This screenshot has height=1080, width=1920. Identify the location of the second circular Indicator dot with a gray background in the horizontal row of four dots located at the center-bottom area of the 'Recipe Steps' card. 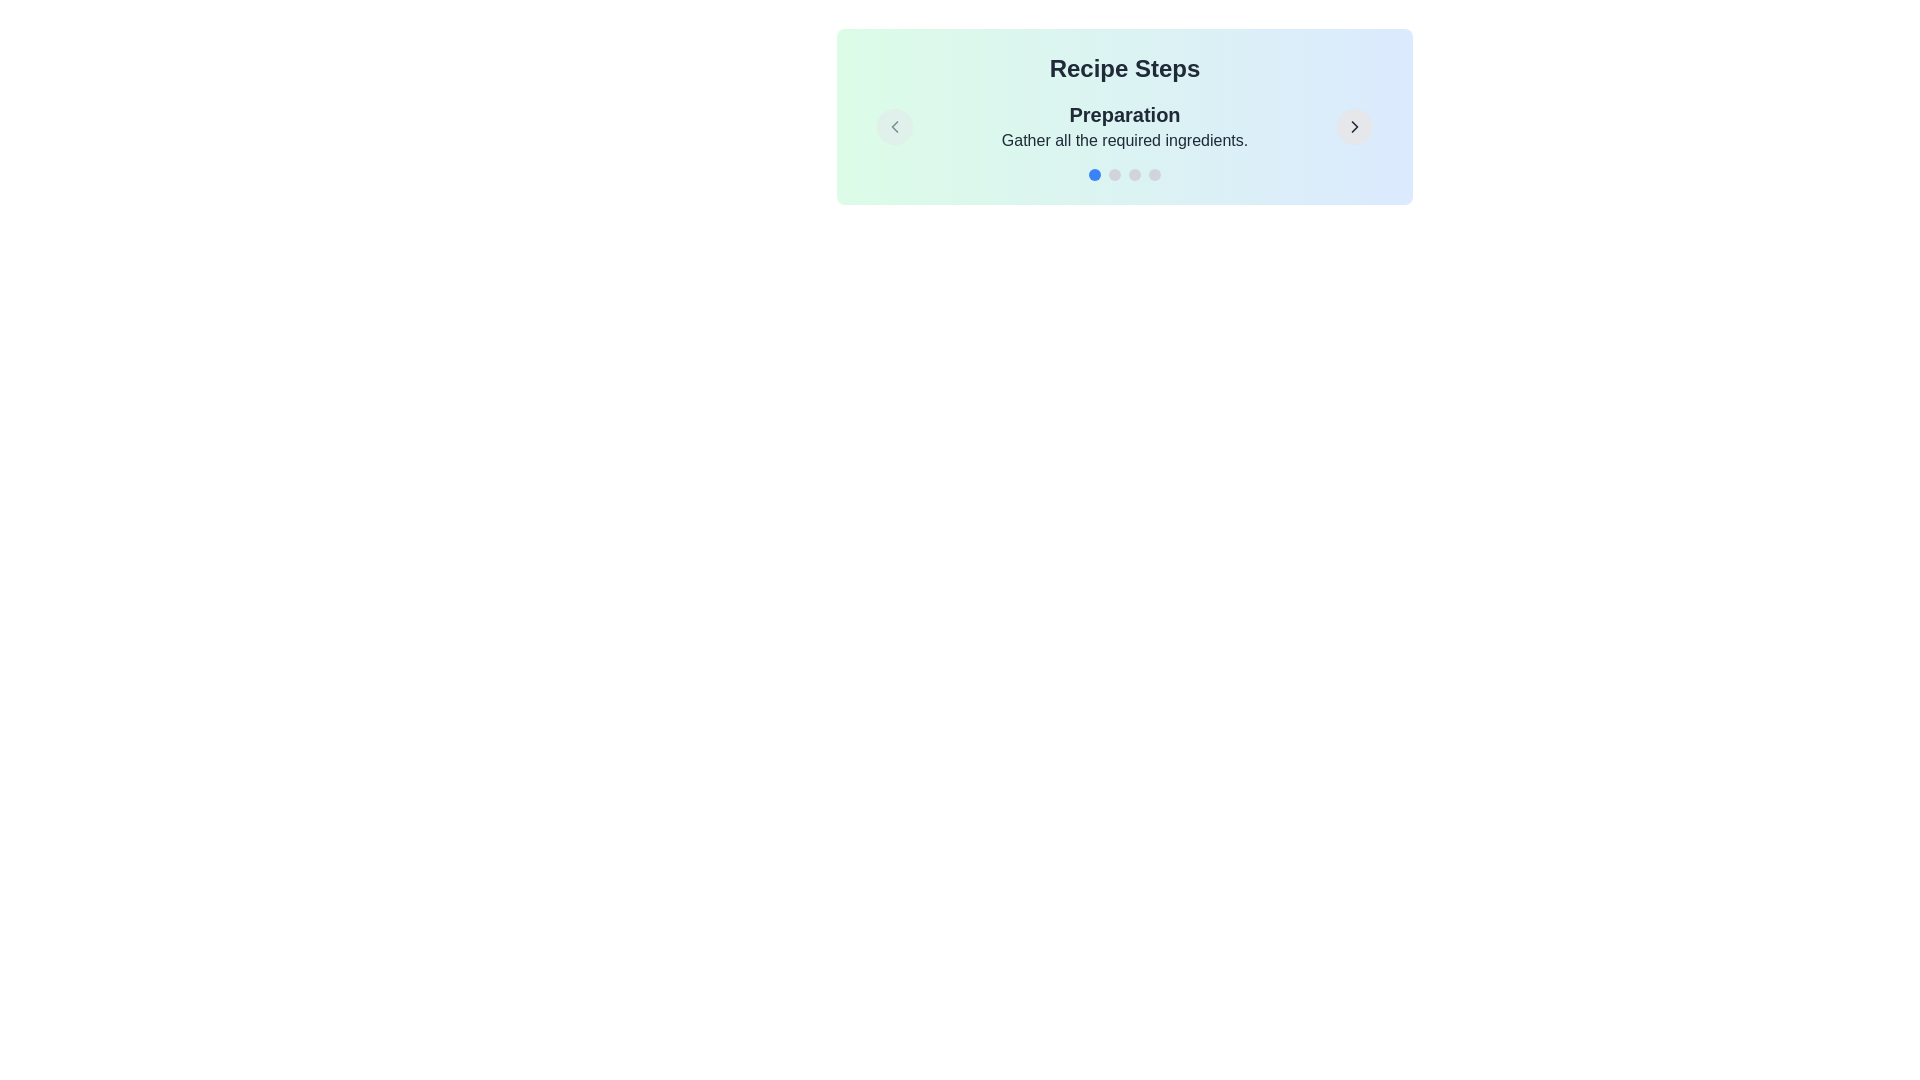
(1113, 173).